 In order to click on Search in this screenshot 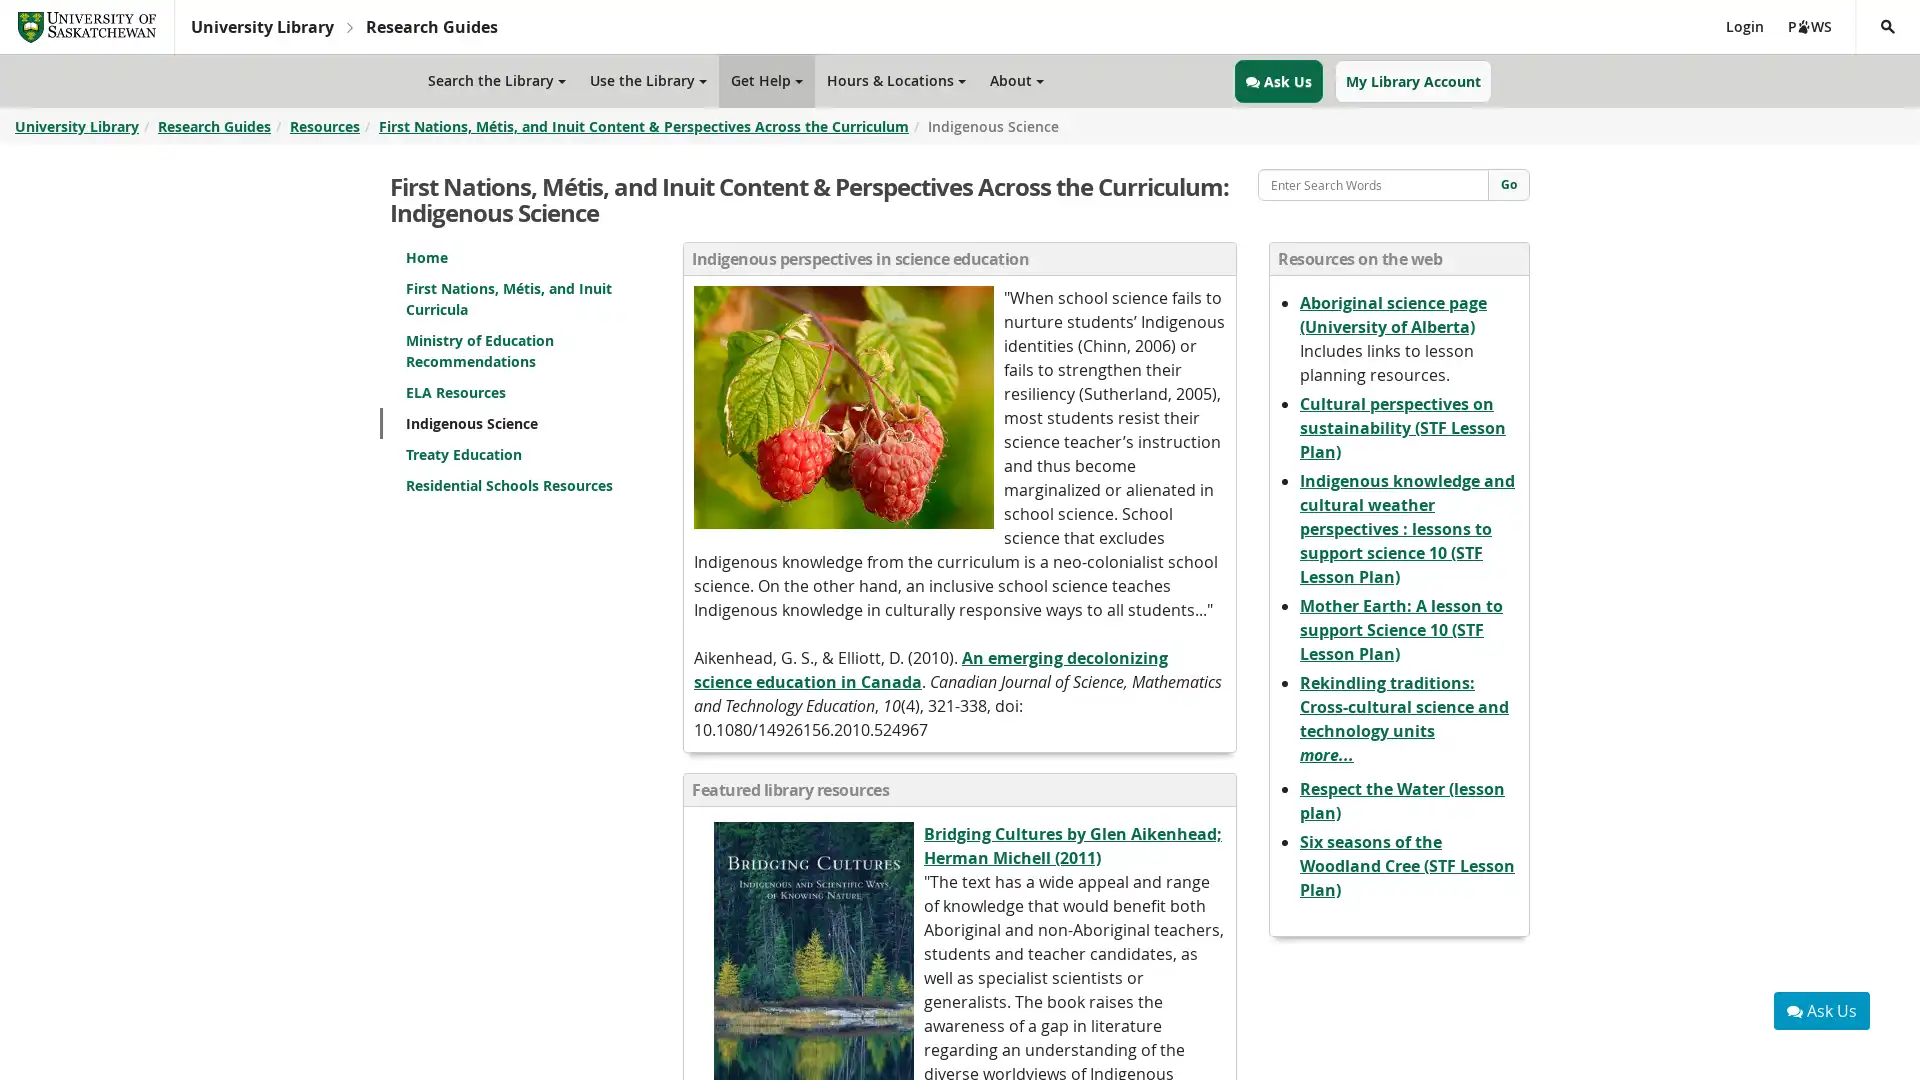, I will do `click(1853, 52)`.